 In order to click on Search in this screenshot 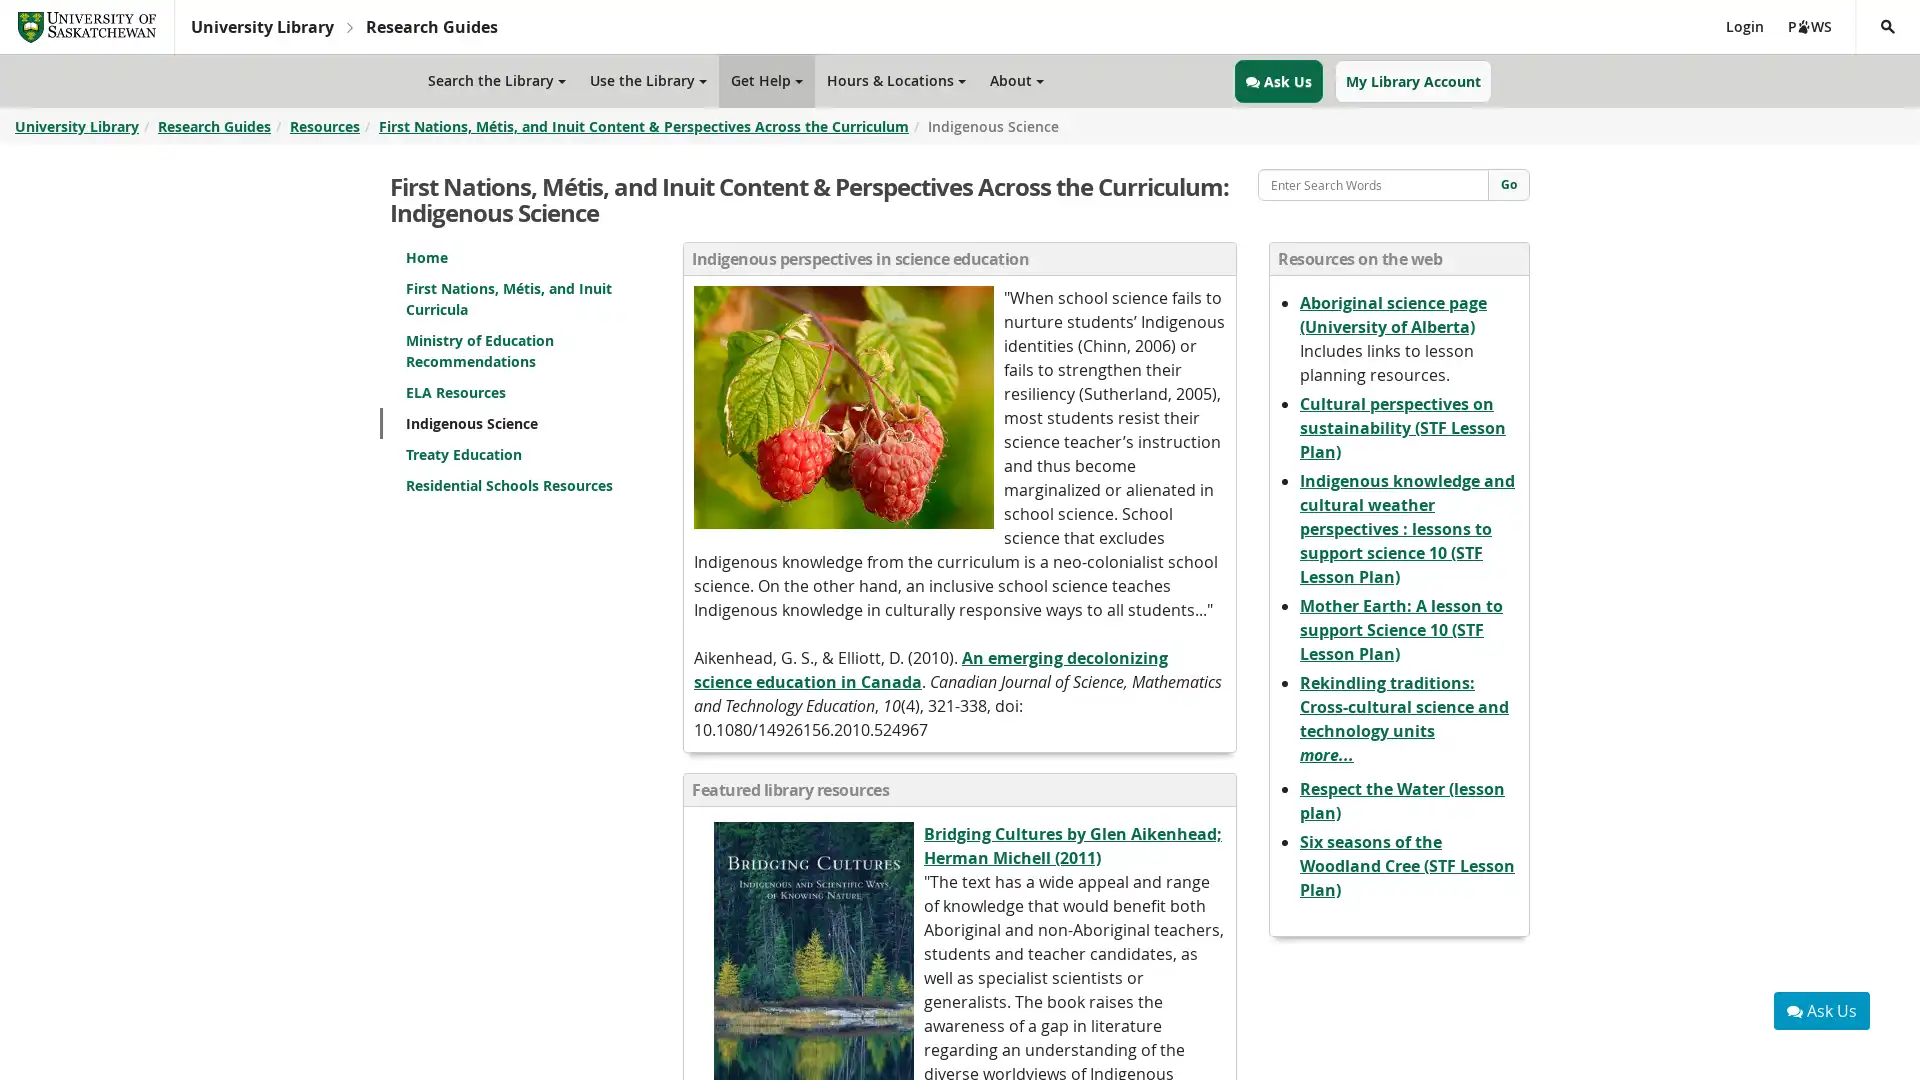, I will do `click(1853, 52)`.